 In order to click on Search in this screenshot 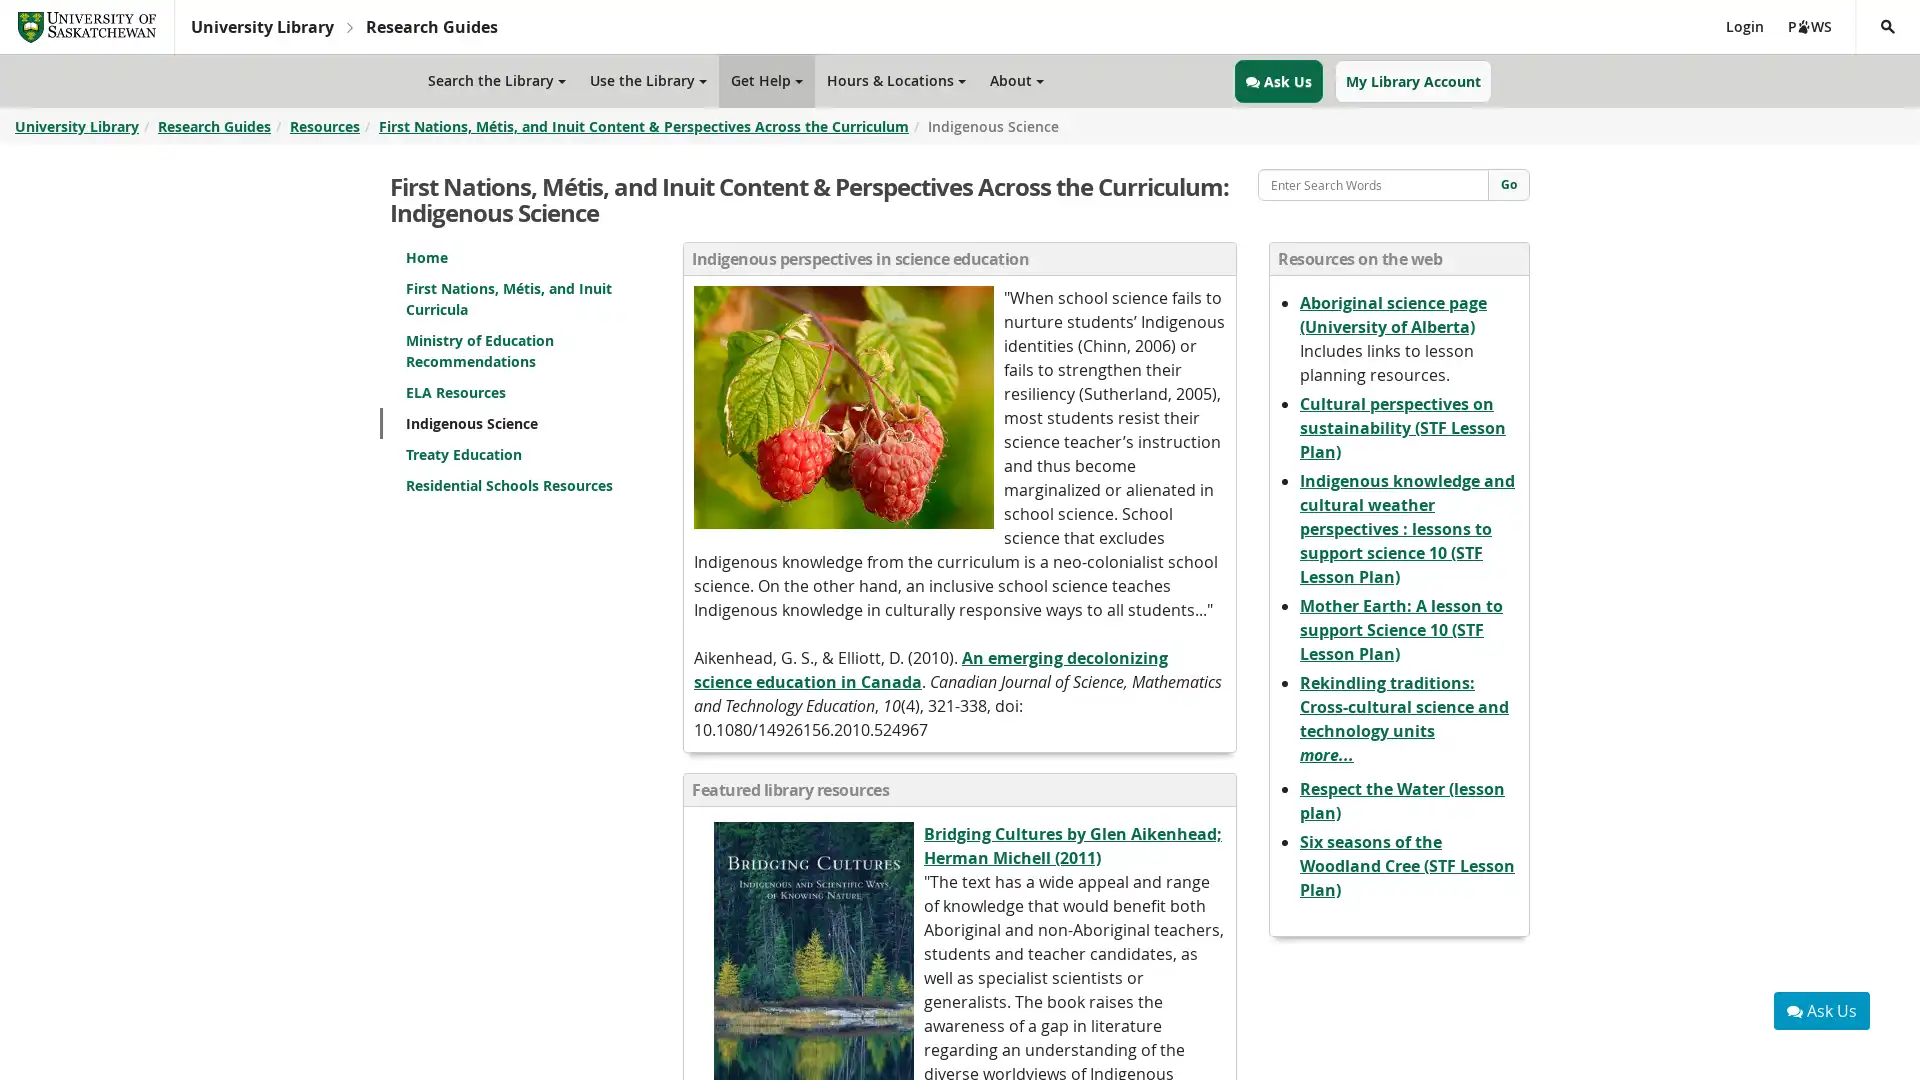, I will do `click(1853, 52)`.